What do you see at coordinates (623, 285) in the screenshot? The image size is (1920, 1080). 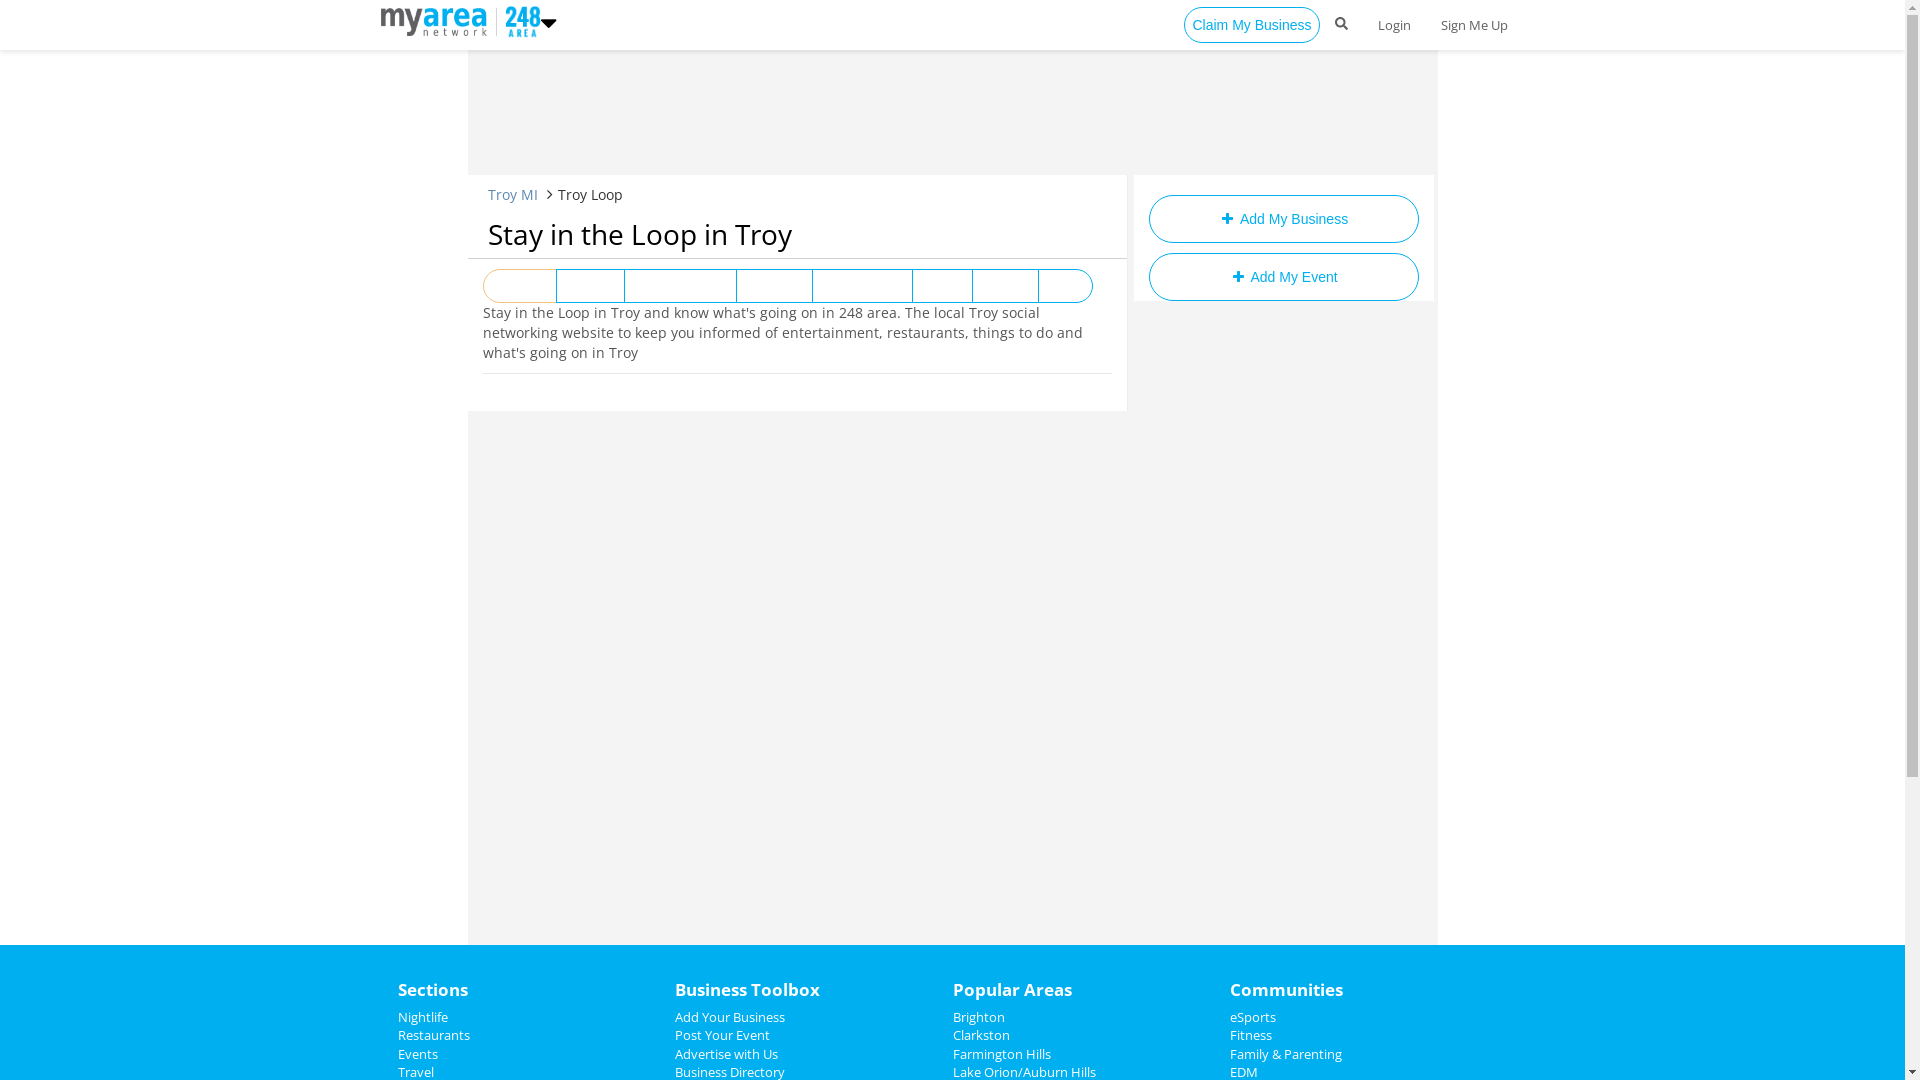 I see `'Entertainment'` at bounding box center [623, 285].